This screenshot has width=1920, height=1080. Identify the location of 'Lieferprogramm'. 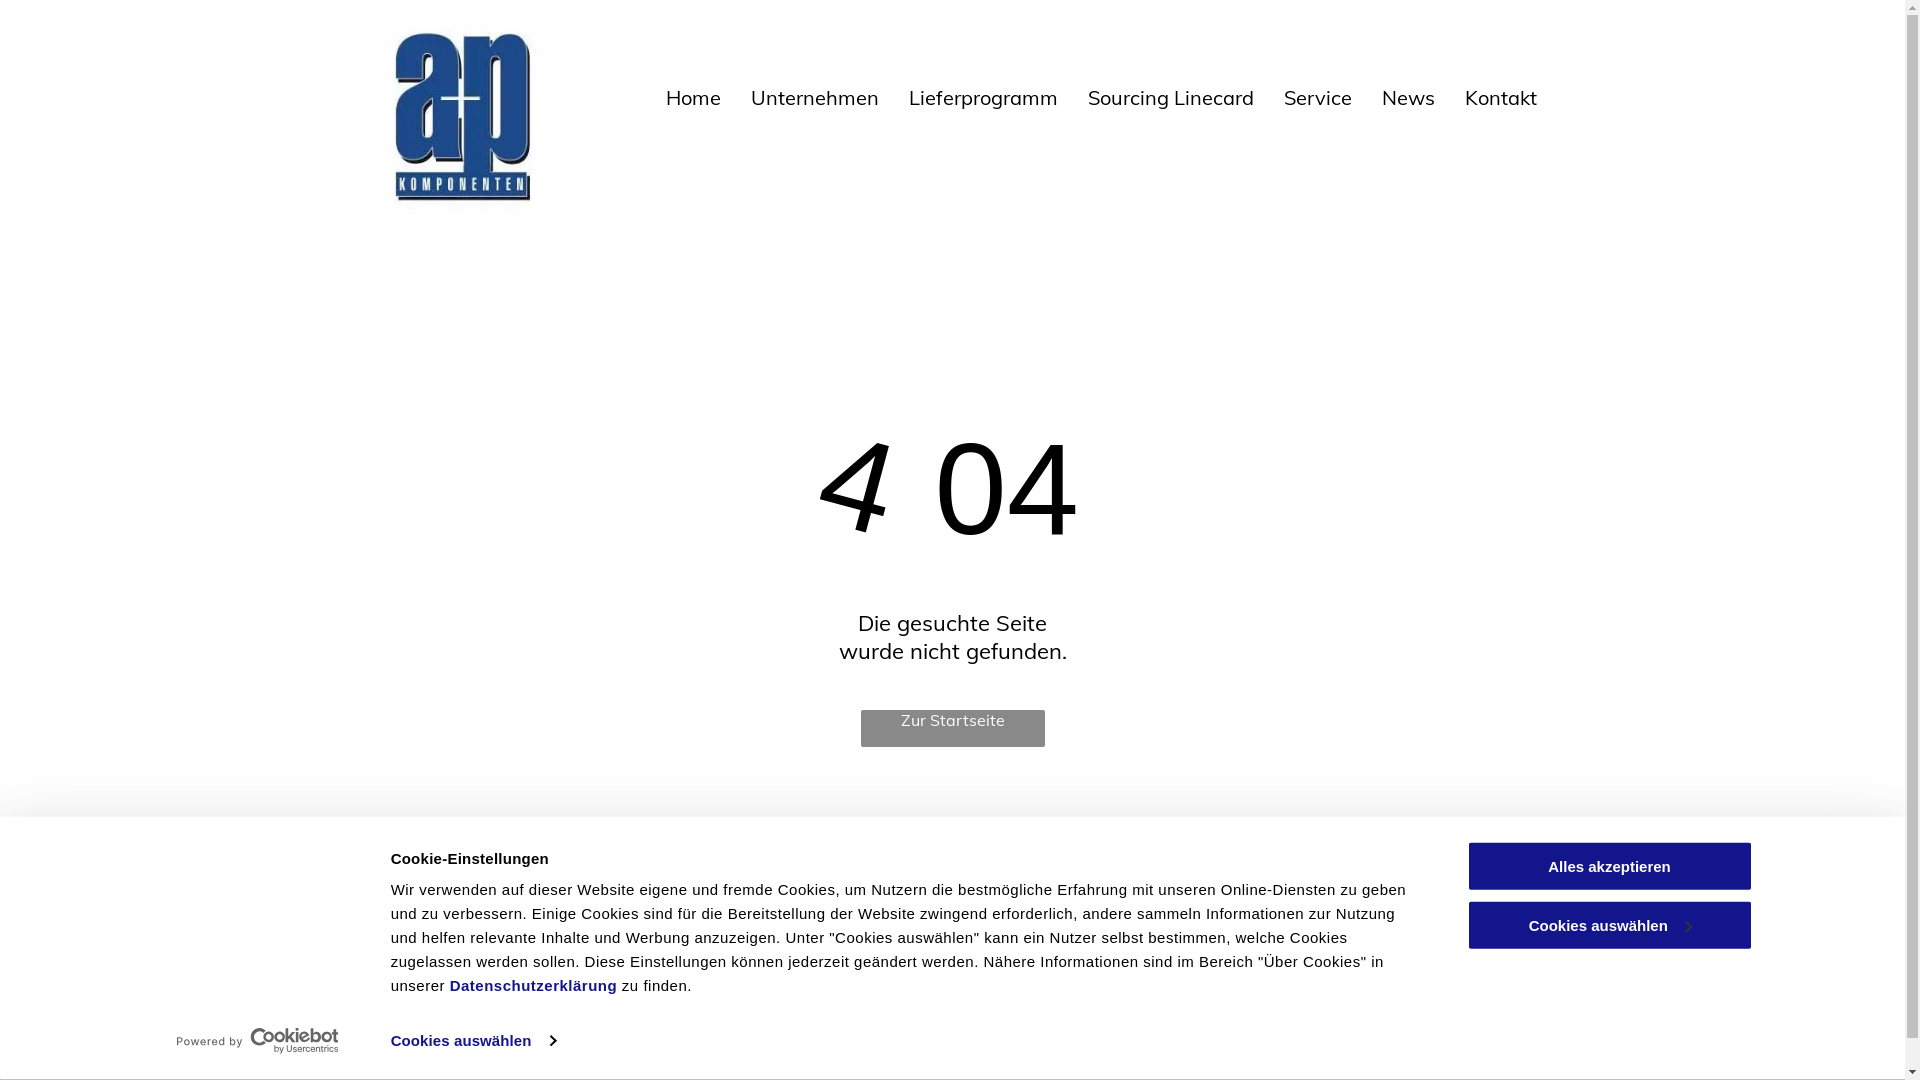
(968, 97).